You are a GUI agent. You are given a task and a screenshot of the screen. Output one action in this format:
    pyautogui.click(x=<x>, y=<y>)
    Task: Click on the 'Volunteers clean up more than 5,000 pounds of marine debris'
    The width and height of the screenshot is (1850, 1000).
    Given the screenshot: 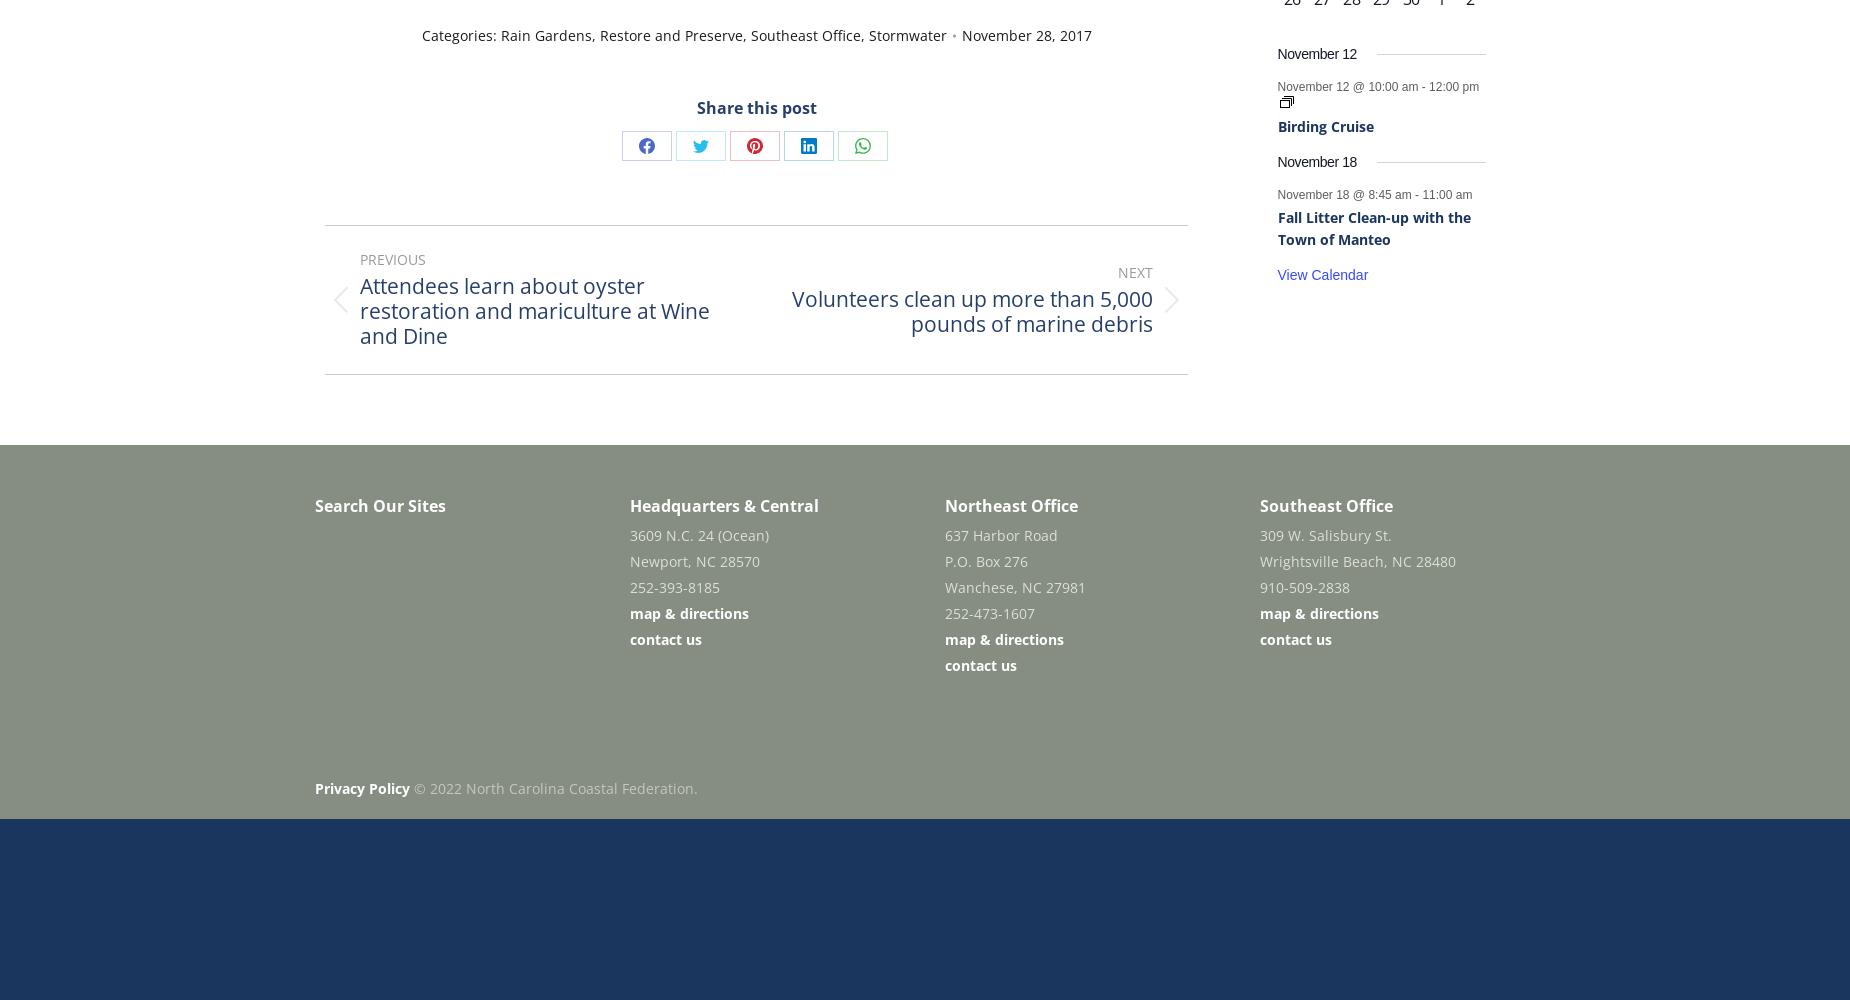 What is the action you would take?
    pyautogui.click(x=791, y=310)
    